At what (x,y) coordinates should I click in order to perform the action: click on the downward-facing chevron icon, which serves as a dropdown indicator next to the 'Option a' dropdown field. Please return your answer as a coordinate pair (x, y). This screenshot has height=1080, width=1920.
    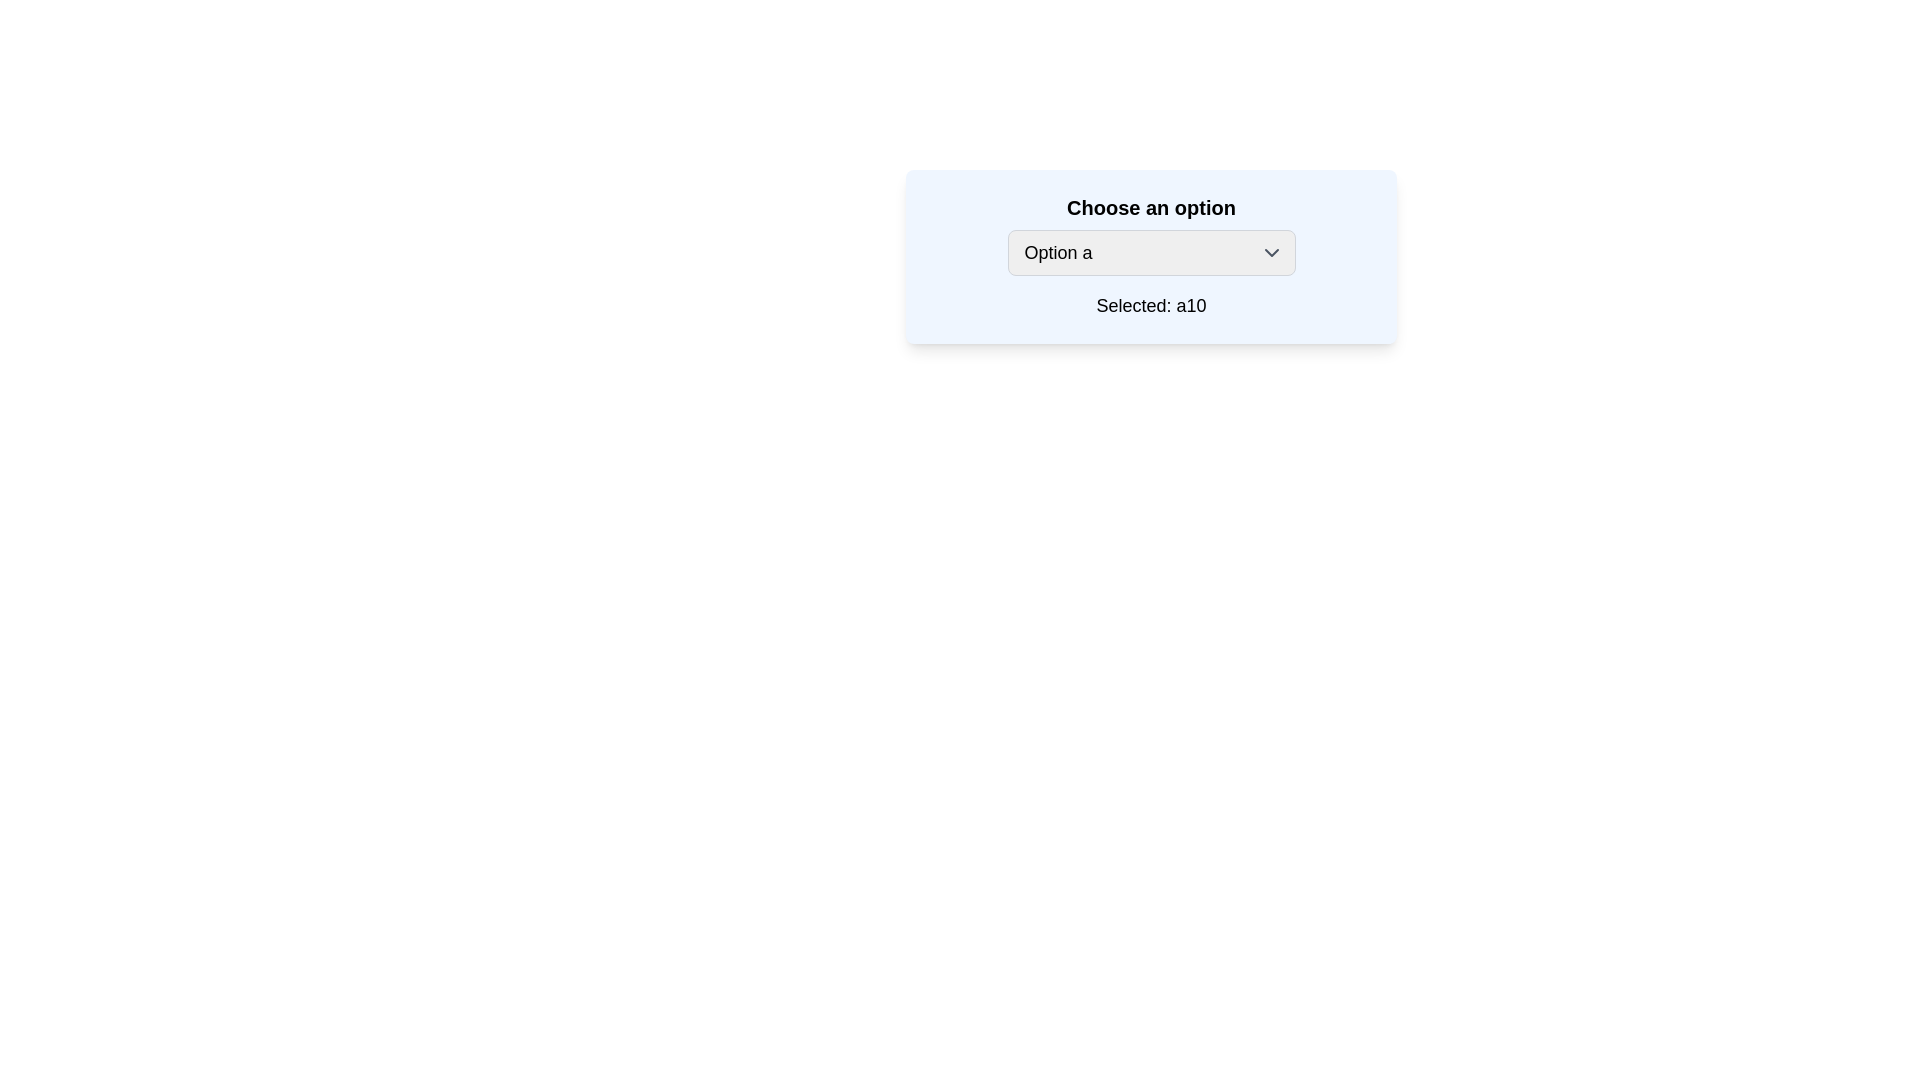
    Looking at the image, I should click on (1270, 252).